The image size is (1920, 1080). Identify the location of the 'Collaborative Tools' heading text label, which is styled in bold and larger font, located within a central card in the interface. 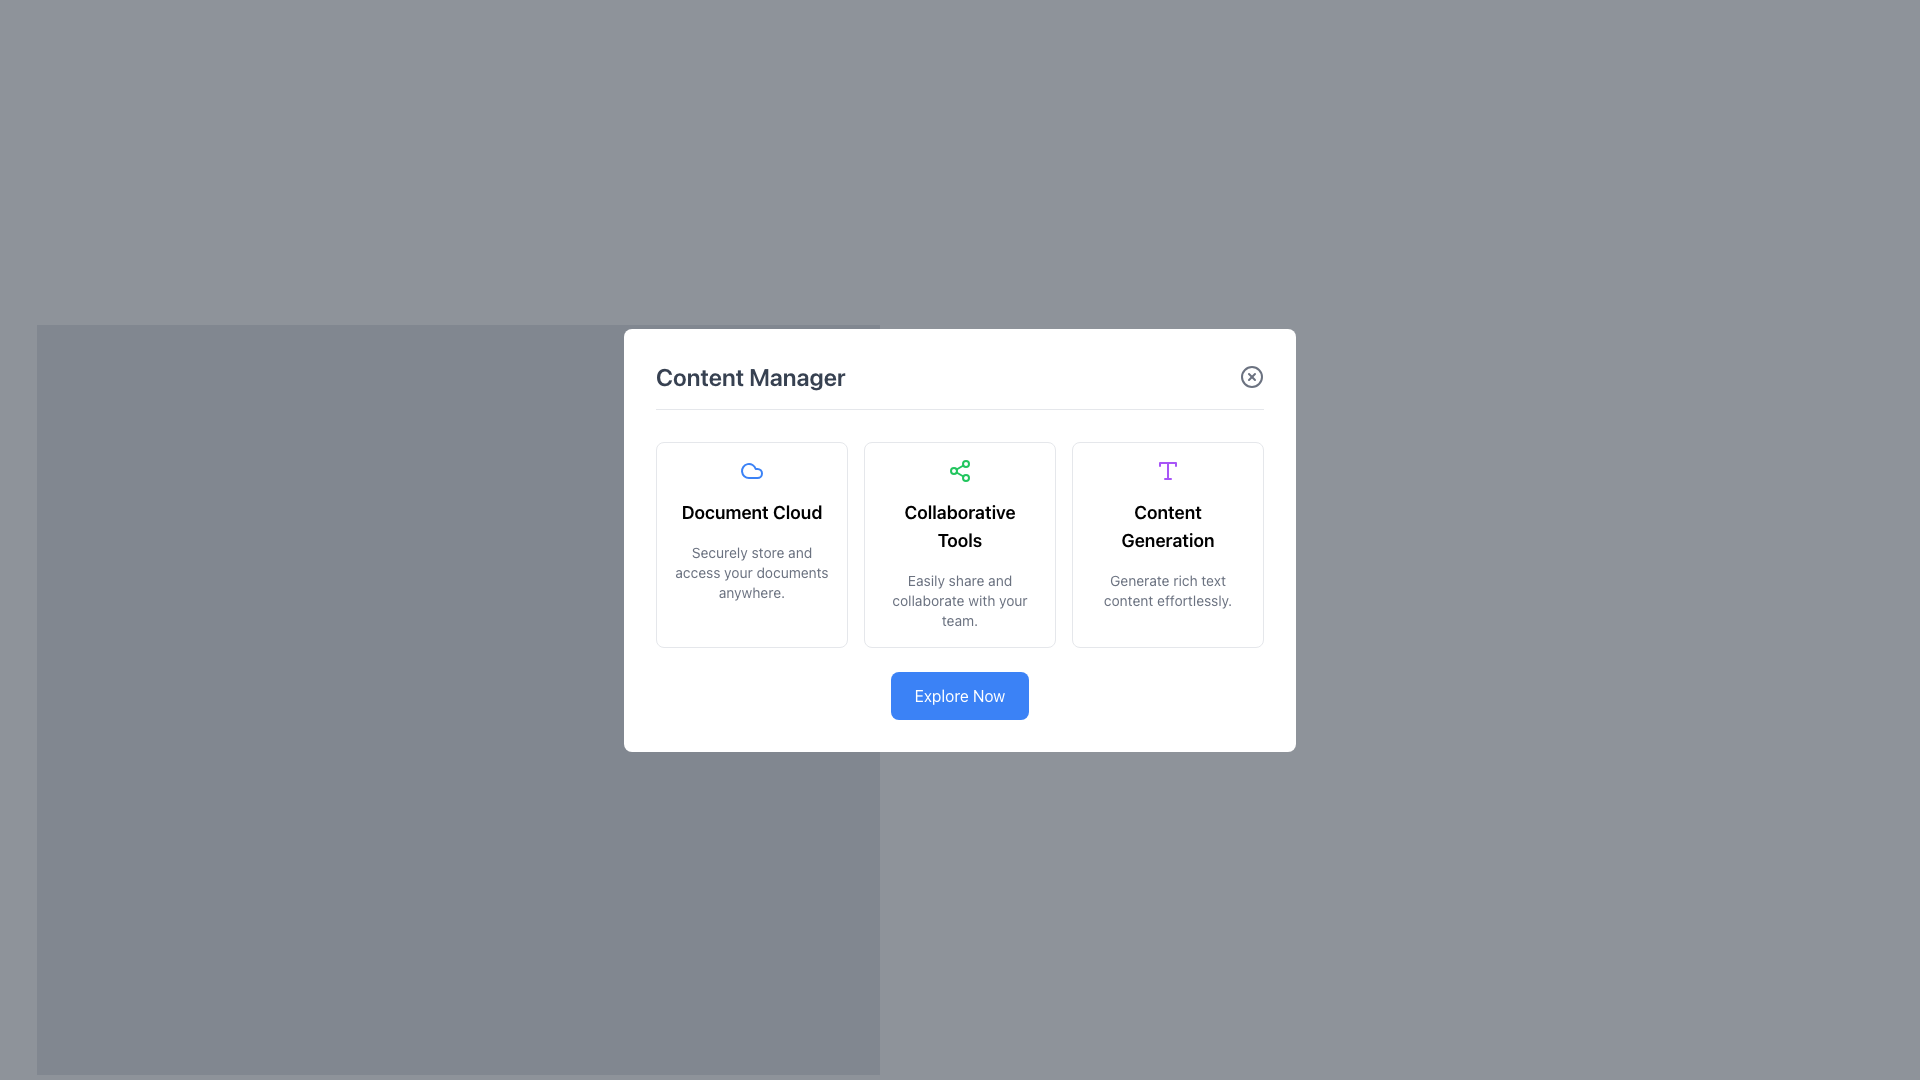
(960, 525).